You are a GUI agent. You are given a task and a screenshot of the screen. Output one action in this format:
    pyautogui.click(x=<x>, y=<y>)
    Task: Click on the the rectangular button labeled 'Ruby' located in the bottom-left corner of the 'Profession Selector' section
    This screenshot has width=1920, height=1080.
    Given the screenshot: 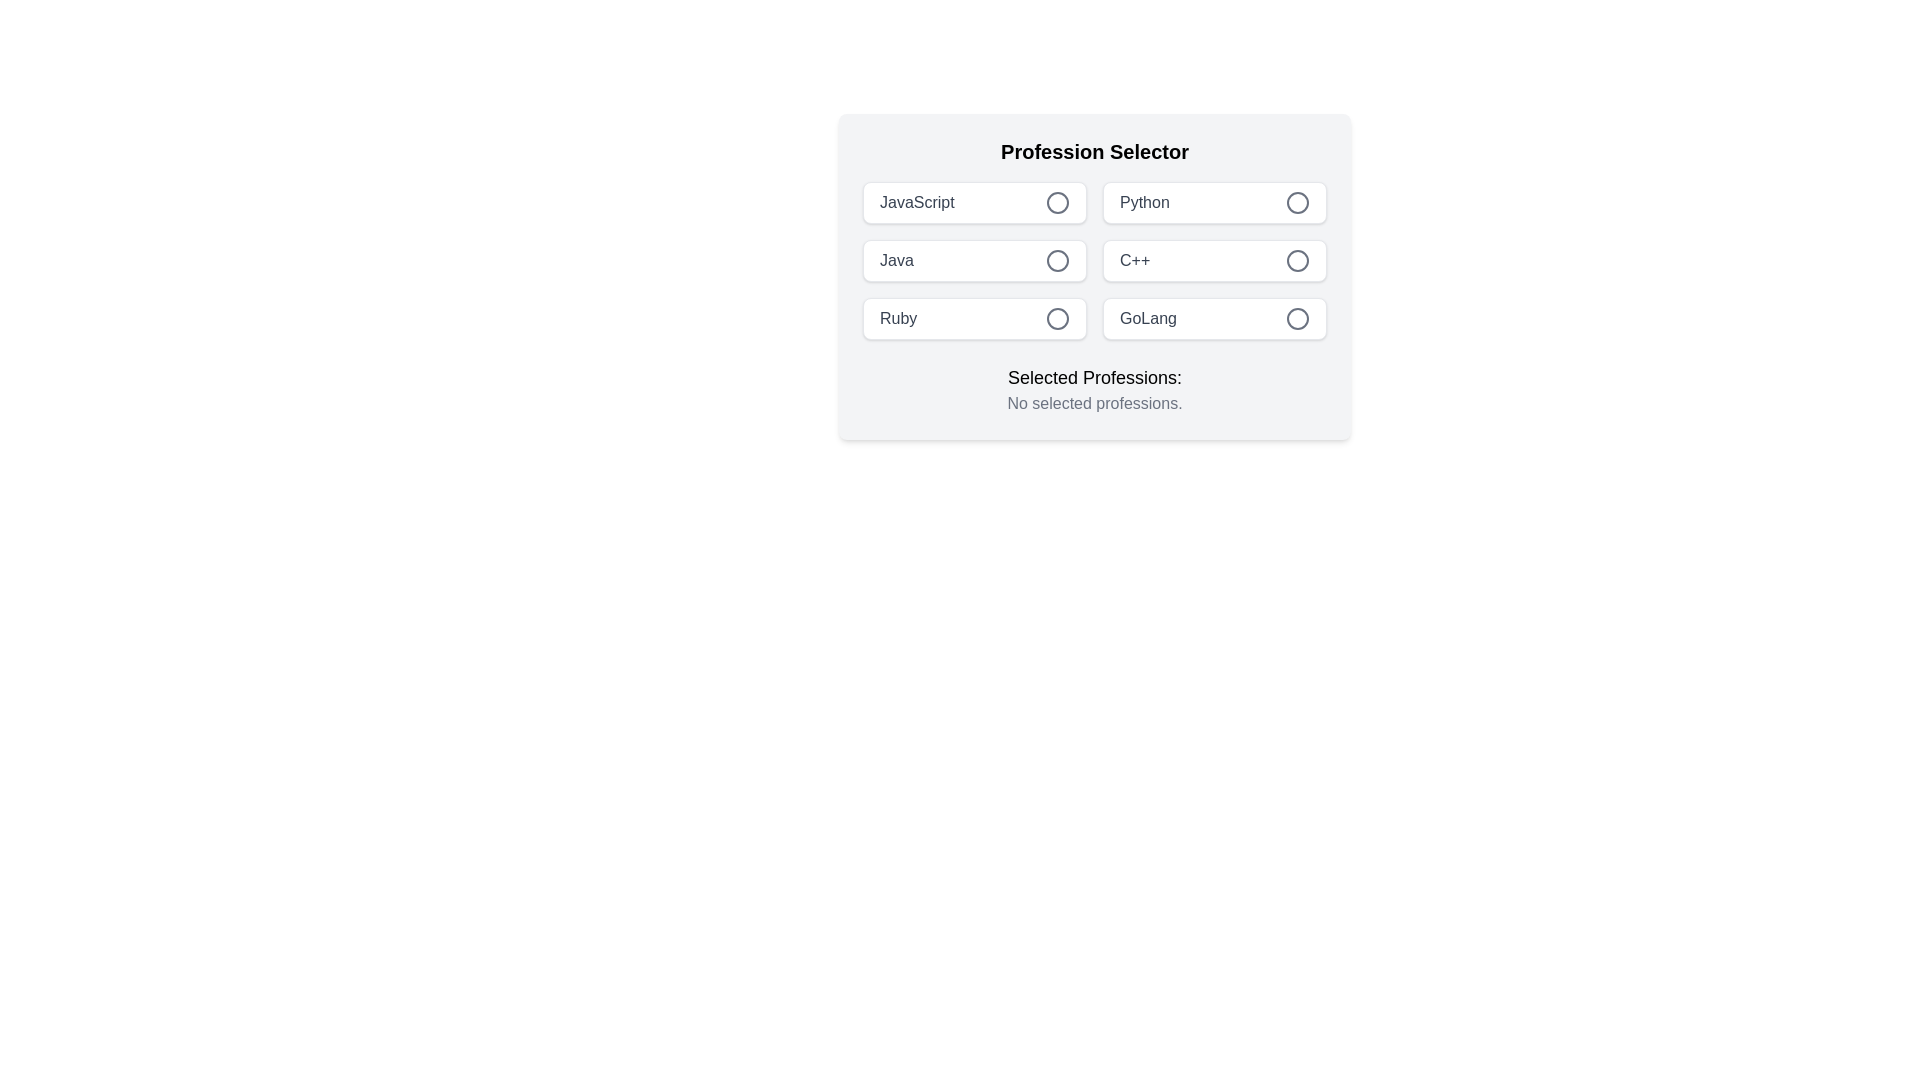 What is the action you would take?
    pyautogui.click(x=974, y=318)
    